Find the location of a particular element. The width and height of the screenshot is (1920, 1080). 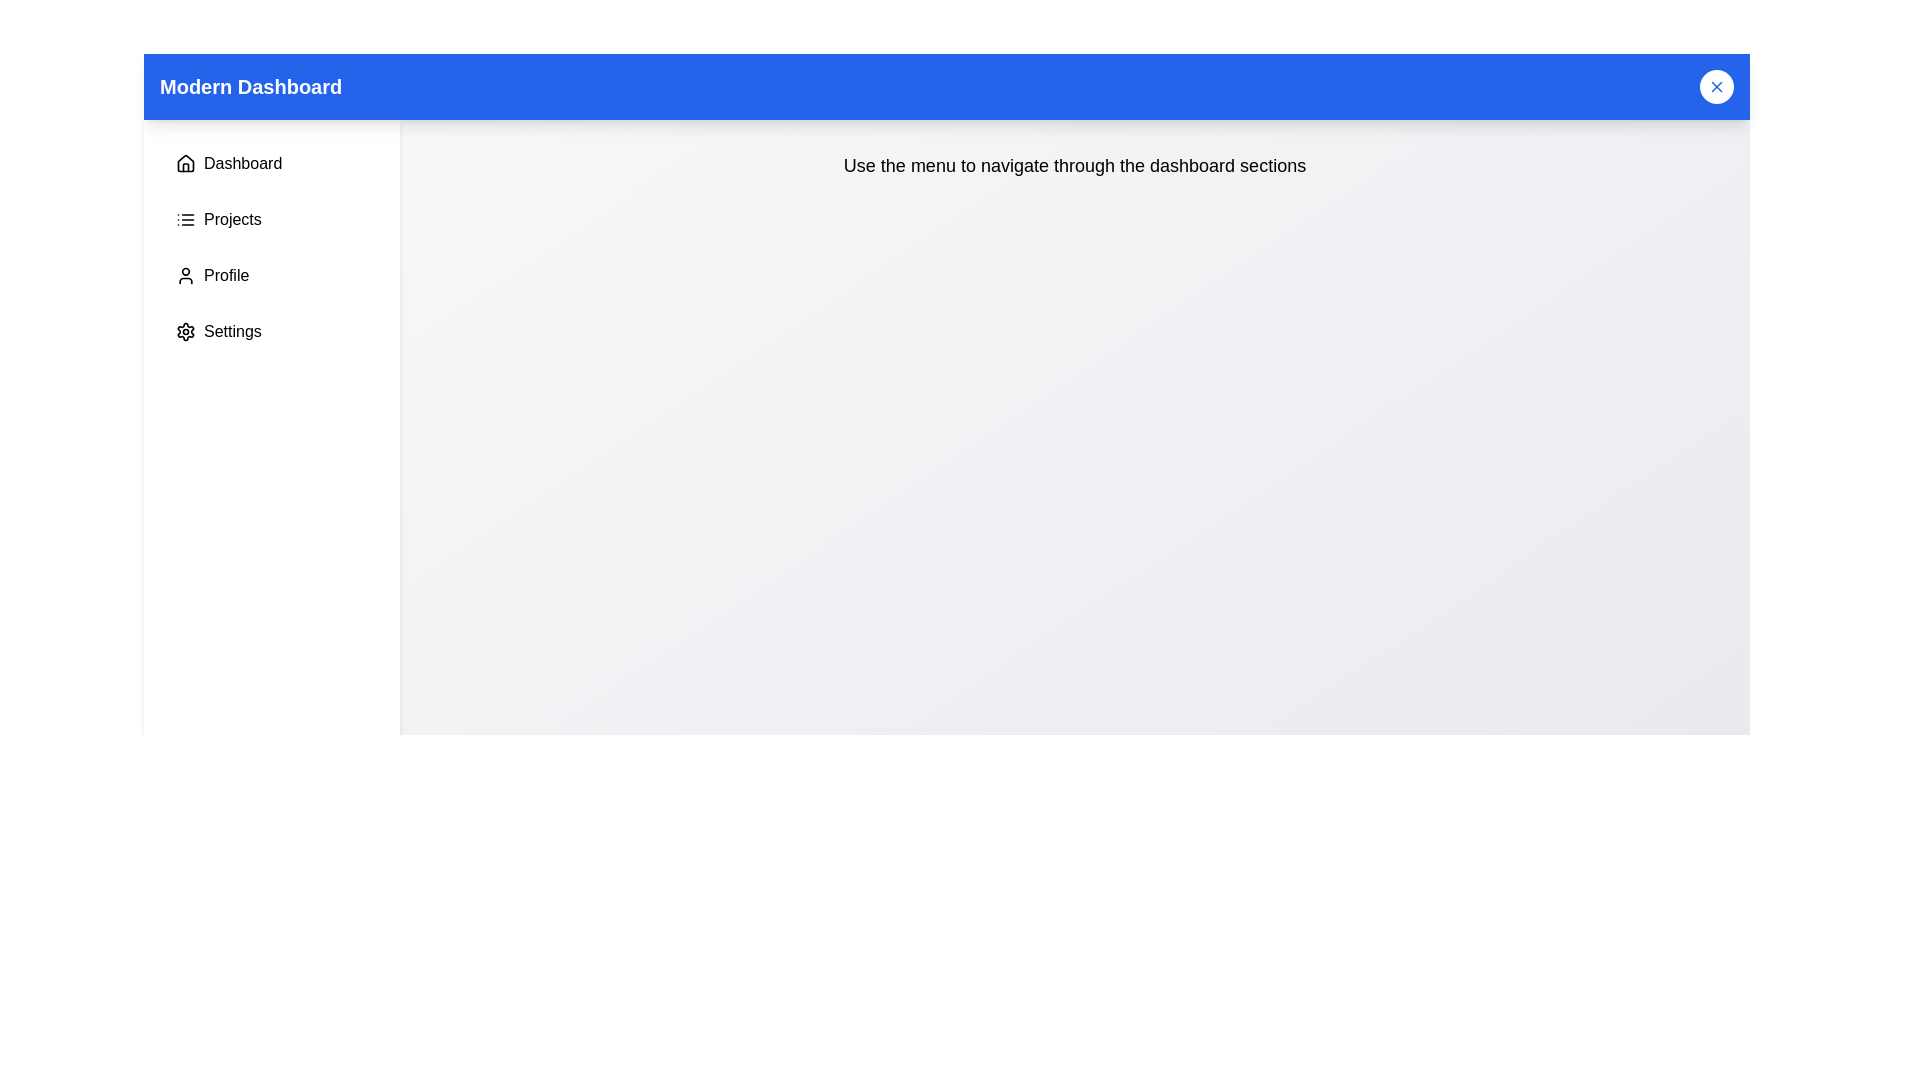

the 'Profile' button located in the left-hand navigation panel, which is the third item in the menu following 'Dashboard' and 'Projects' is located at coordinates (271, 276).